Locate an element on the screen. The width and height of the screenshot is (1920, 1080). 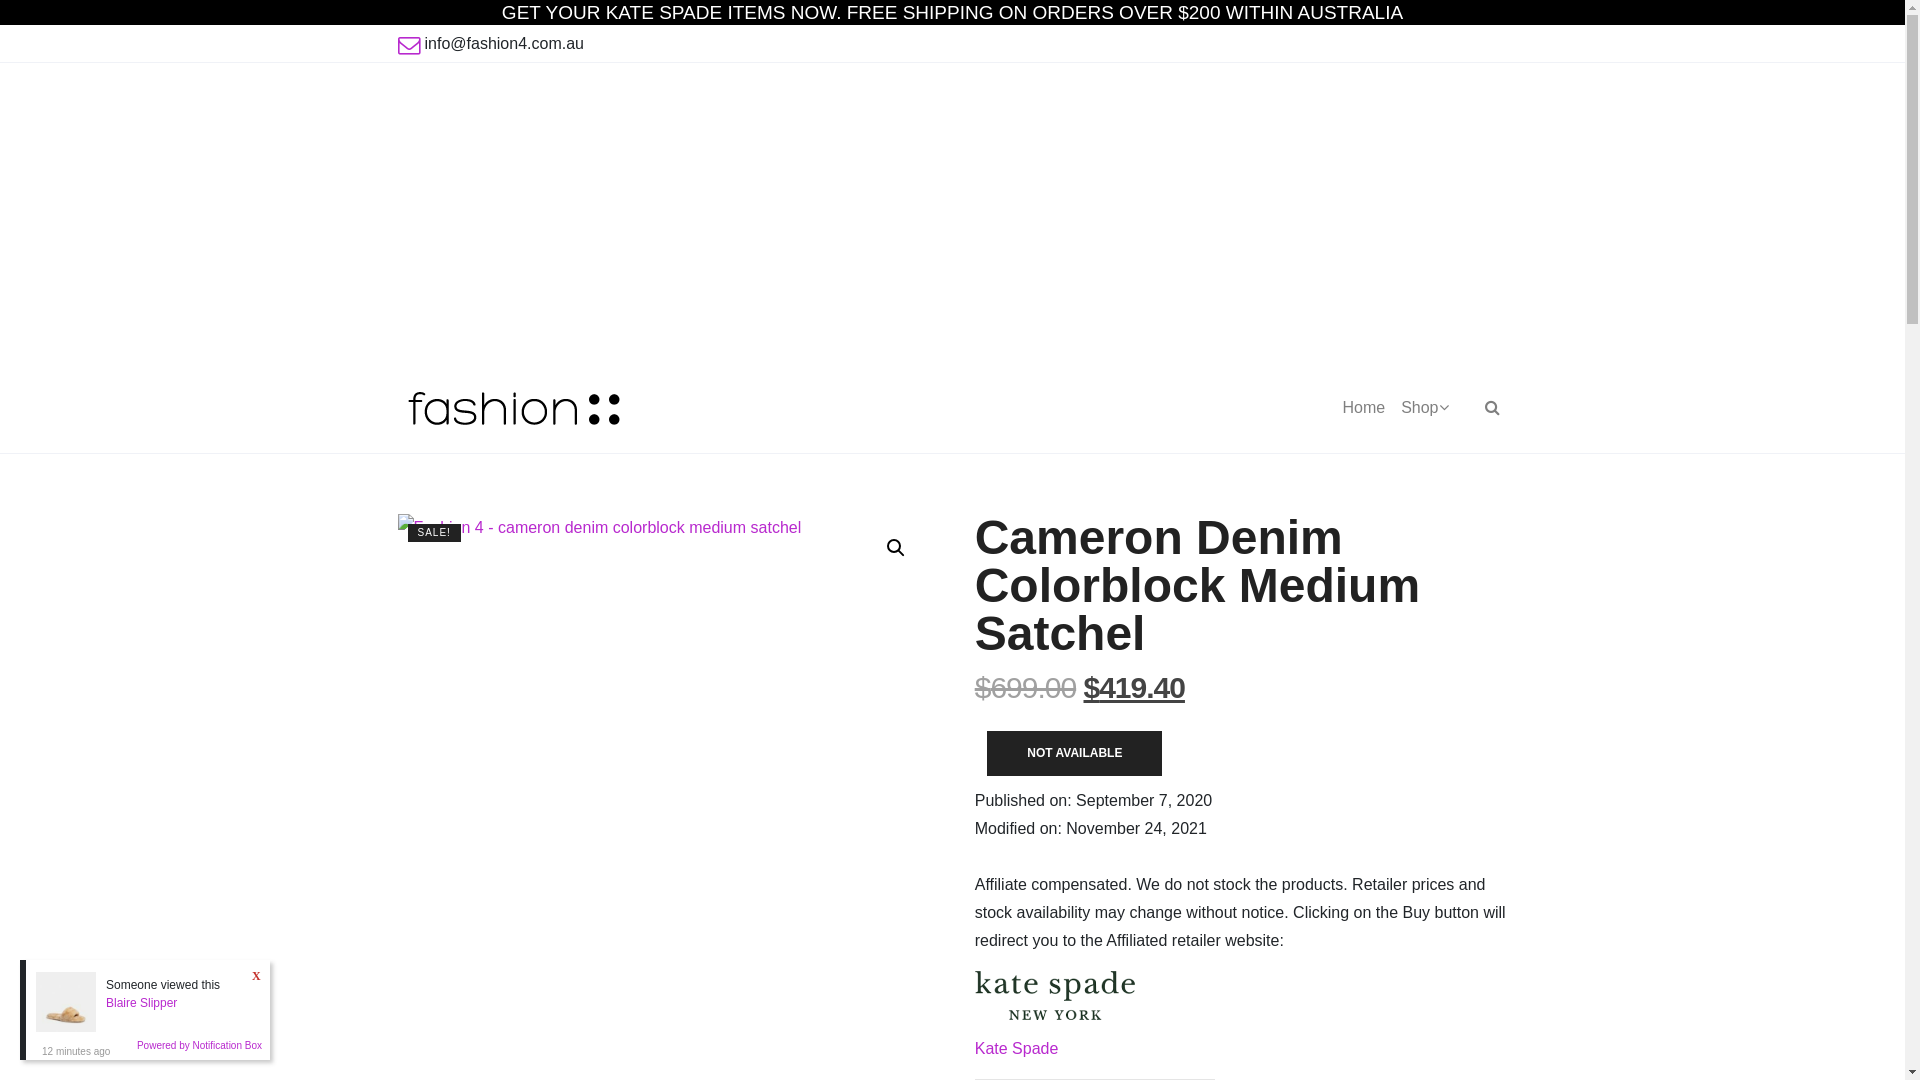
'X' is located at coordinates (256, 974).